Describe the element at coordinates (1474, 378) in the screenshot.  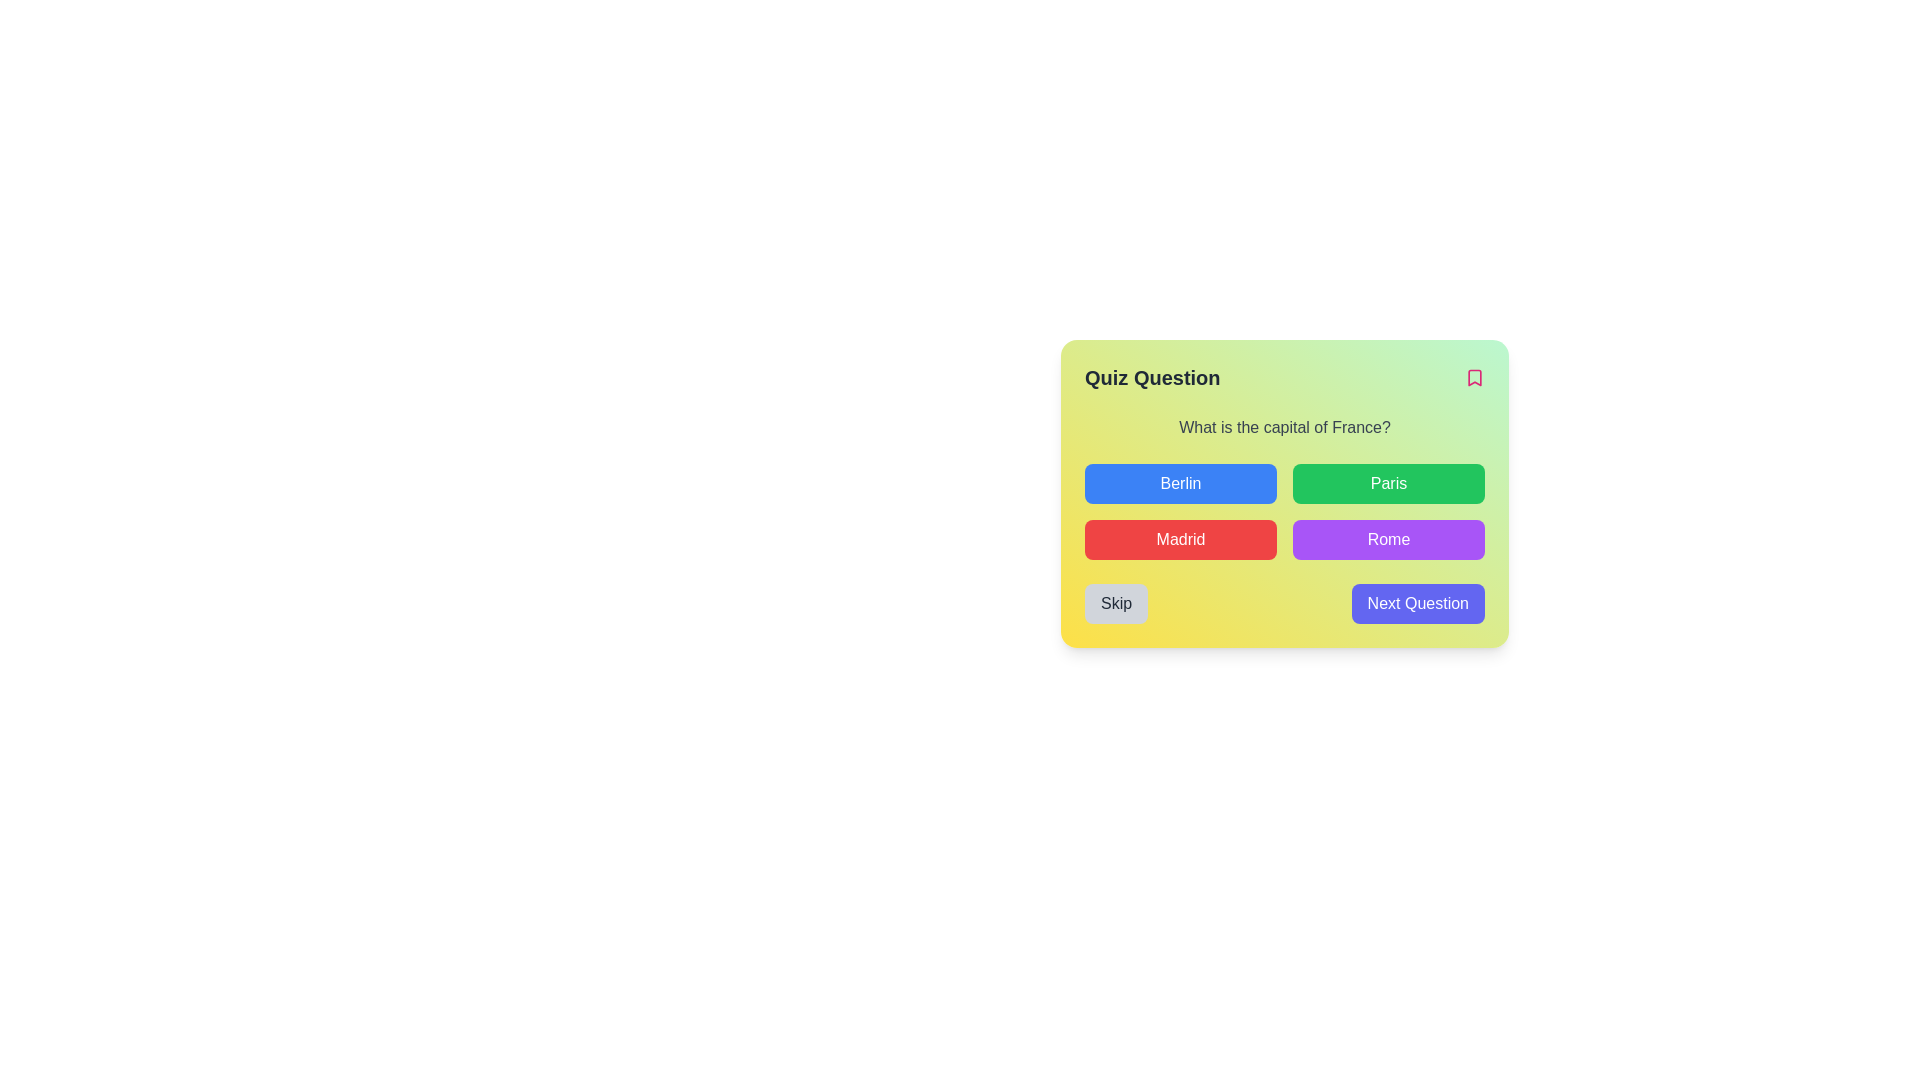
I see `the bookmark icon located on the far right of the 'Quiz Question' header` at that location.